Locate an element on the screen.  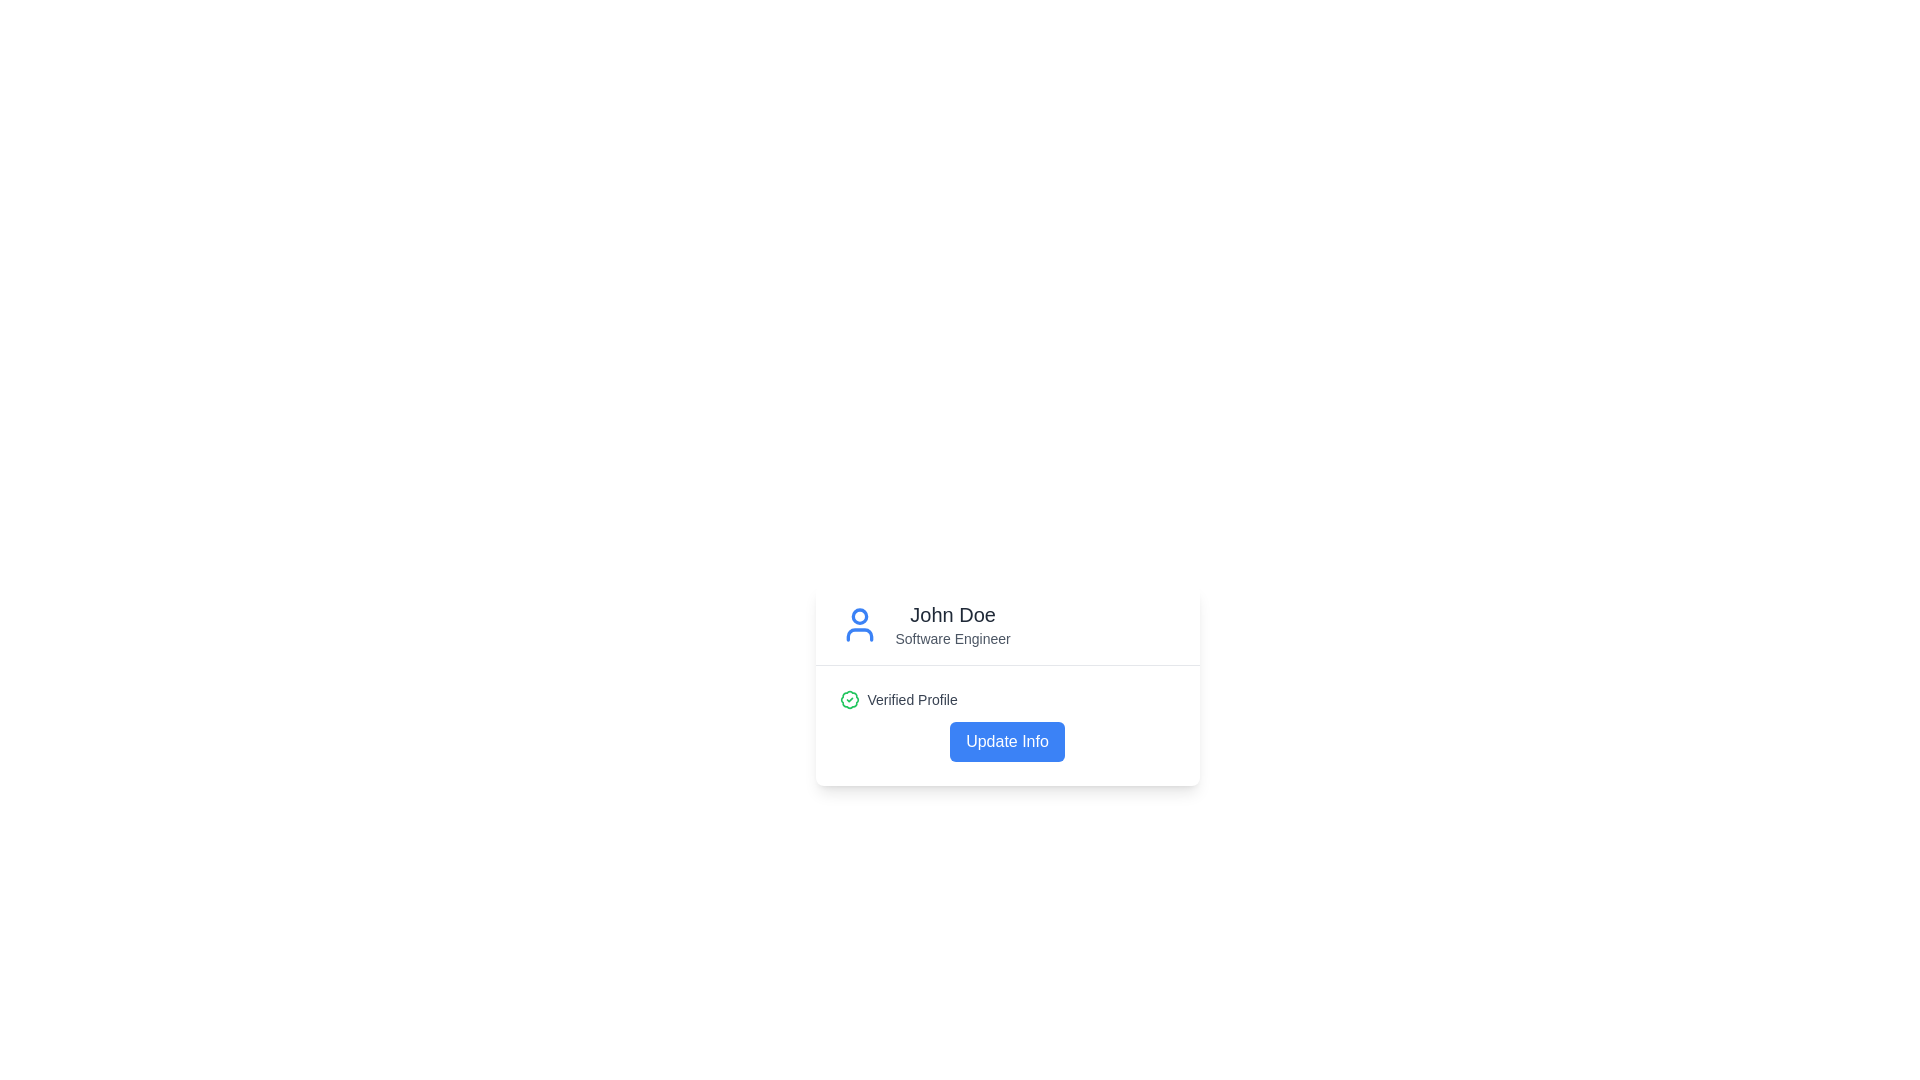
the text label indicating that the profile has been verified, which is positioned to the immediate right of the green badge icon is located at coordinates (911, 698).